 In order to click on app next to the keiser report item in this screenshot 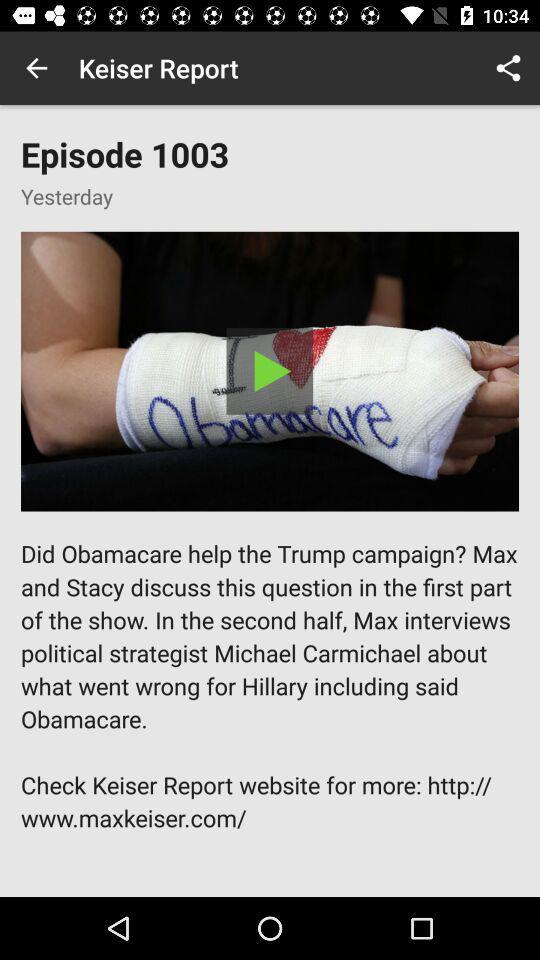, I will do `click(508, 68)`.